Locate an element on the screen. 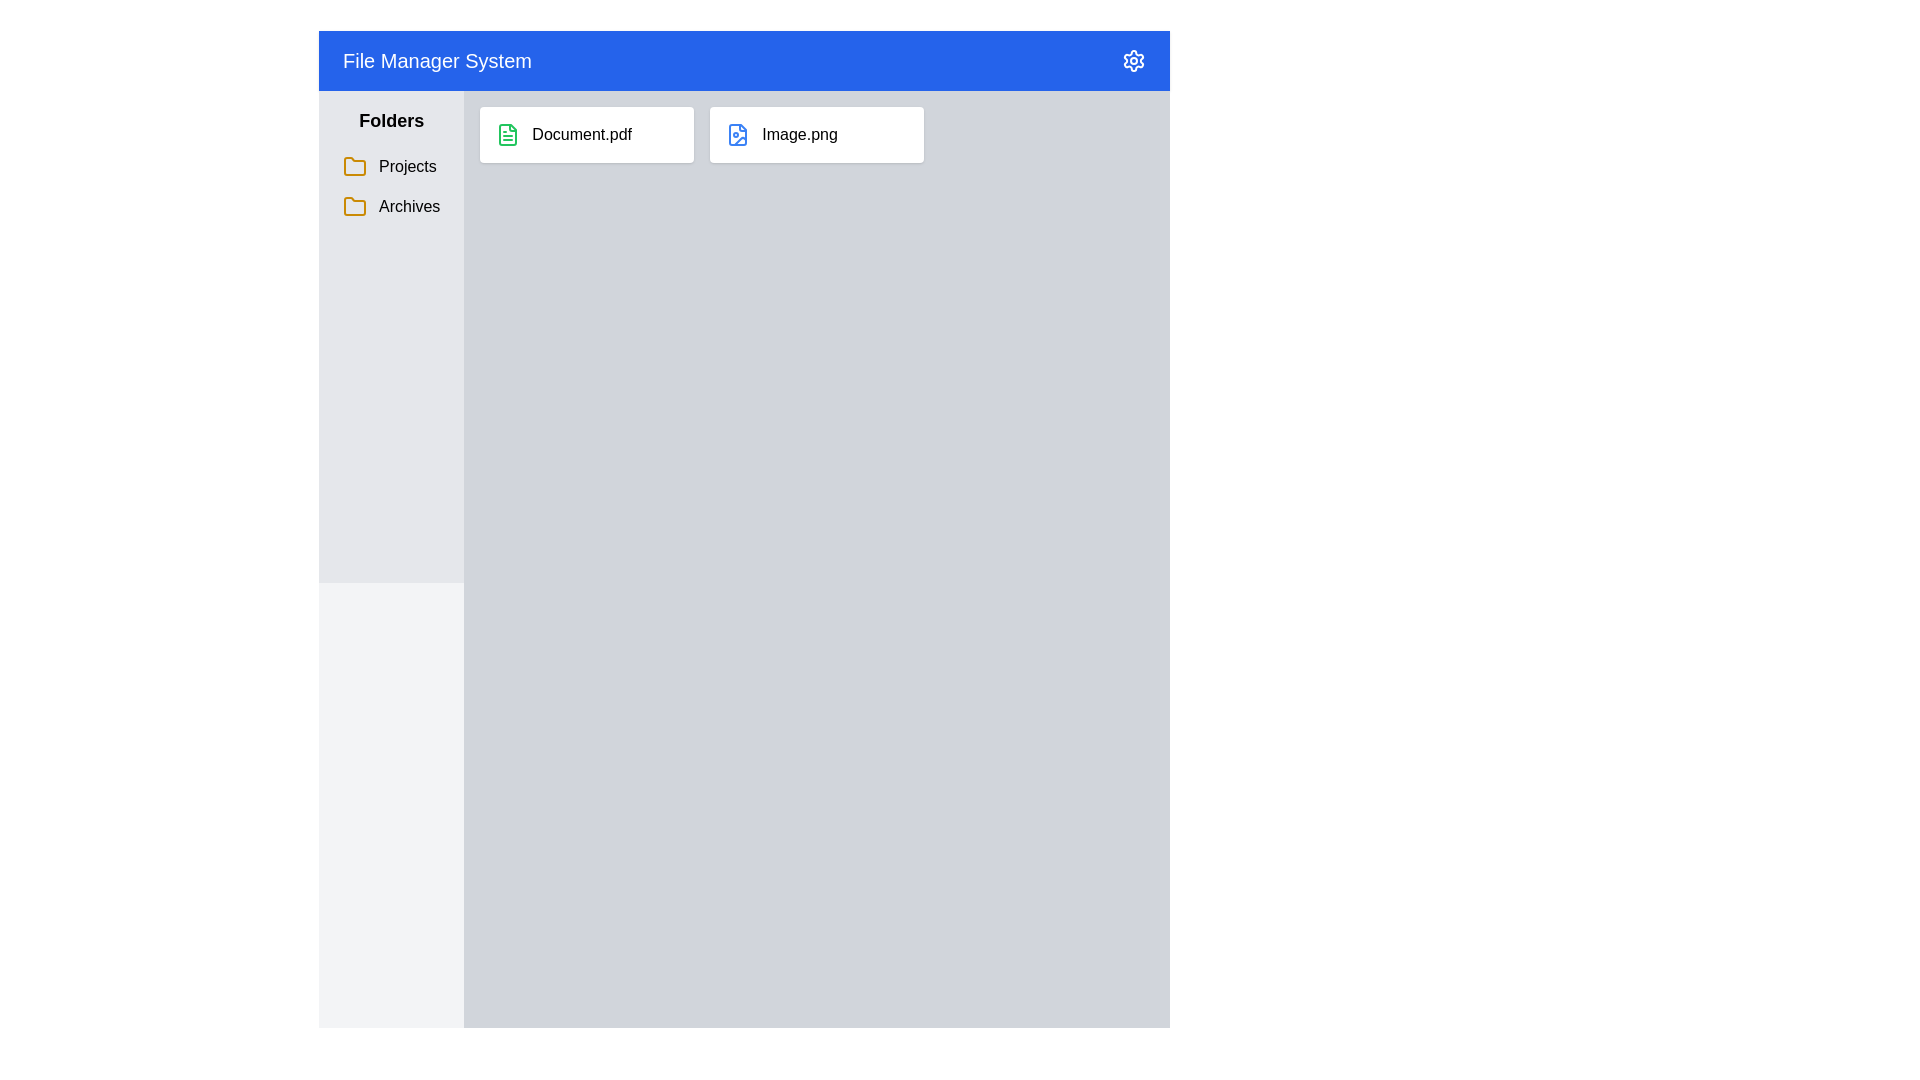  the 'Projects' text label is located at coordinates (406, 165).